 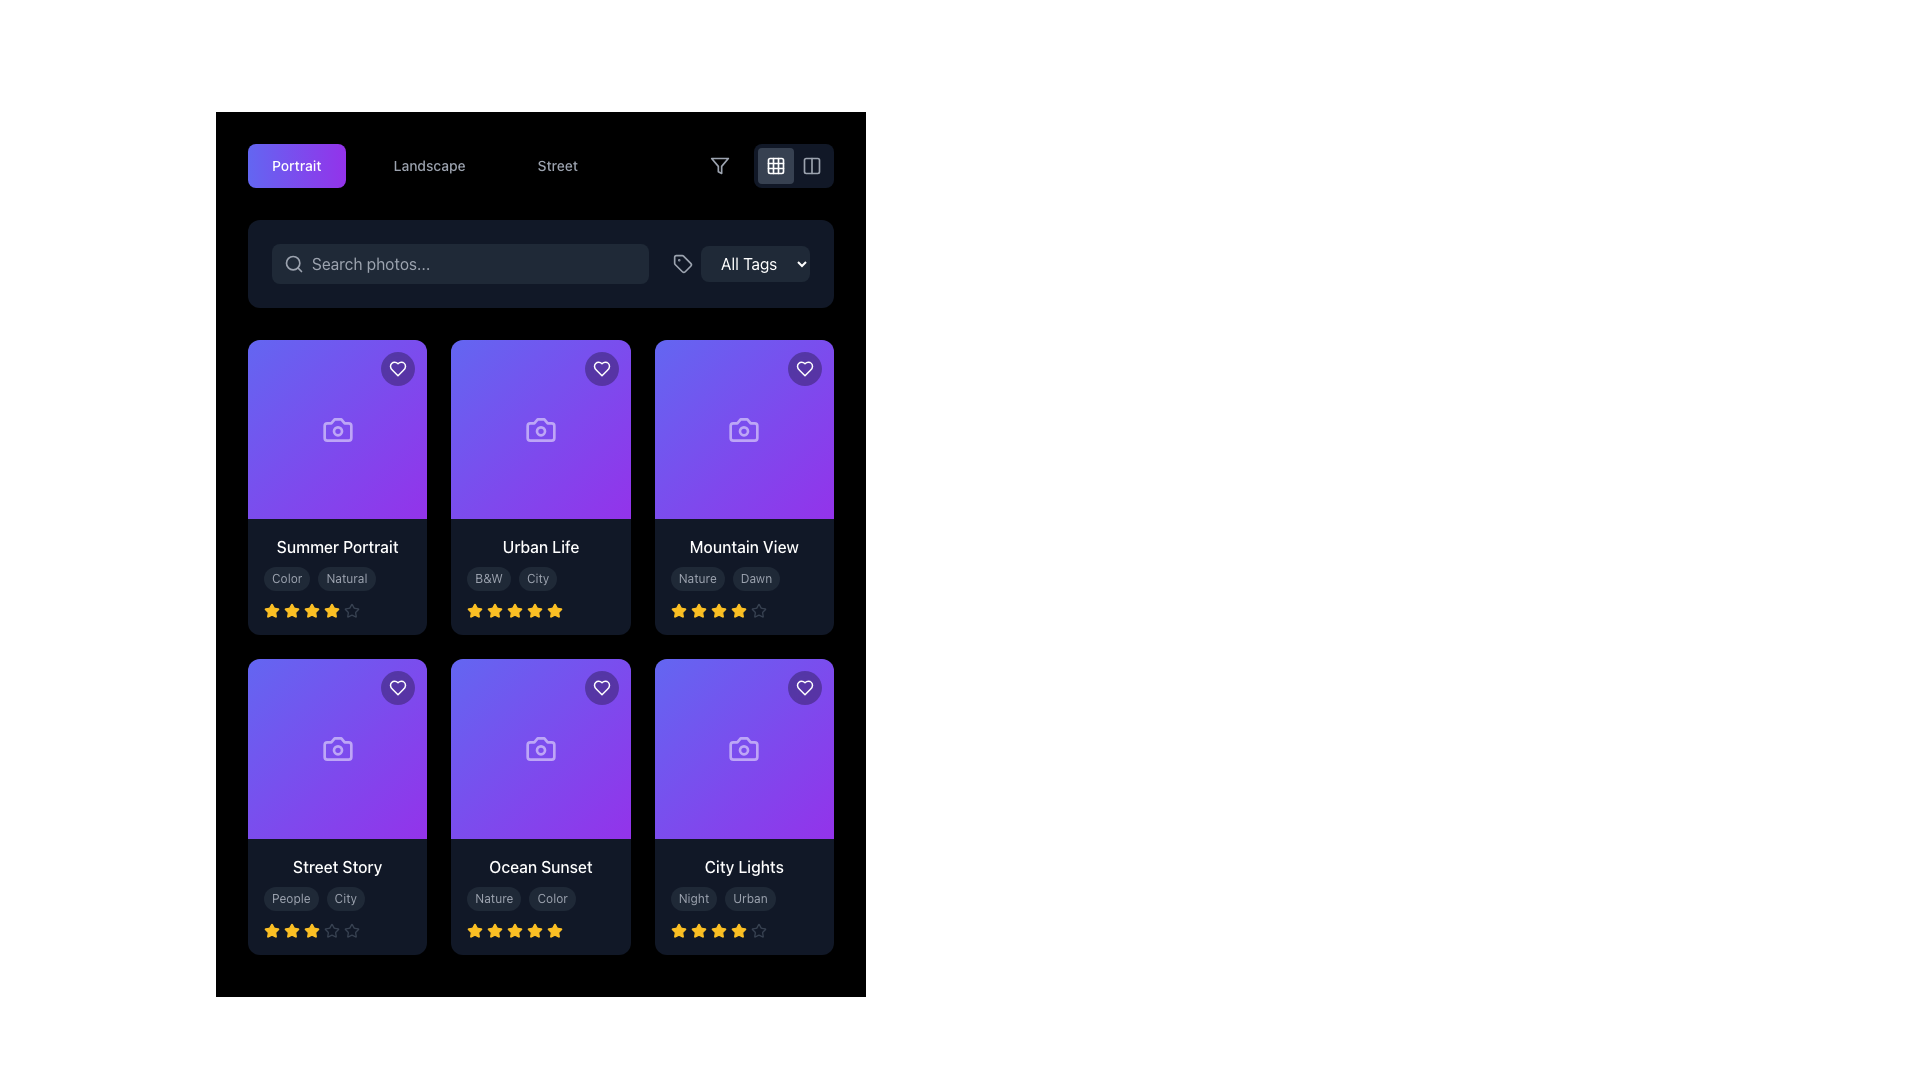 What do you see at coordinates (291, 930) in the screenshot?
I see `the first yellow star icon in the row of rating stars below the 'Street Story' card to interact with it` at bounding box center [291, 930].